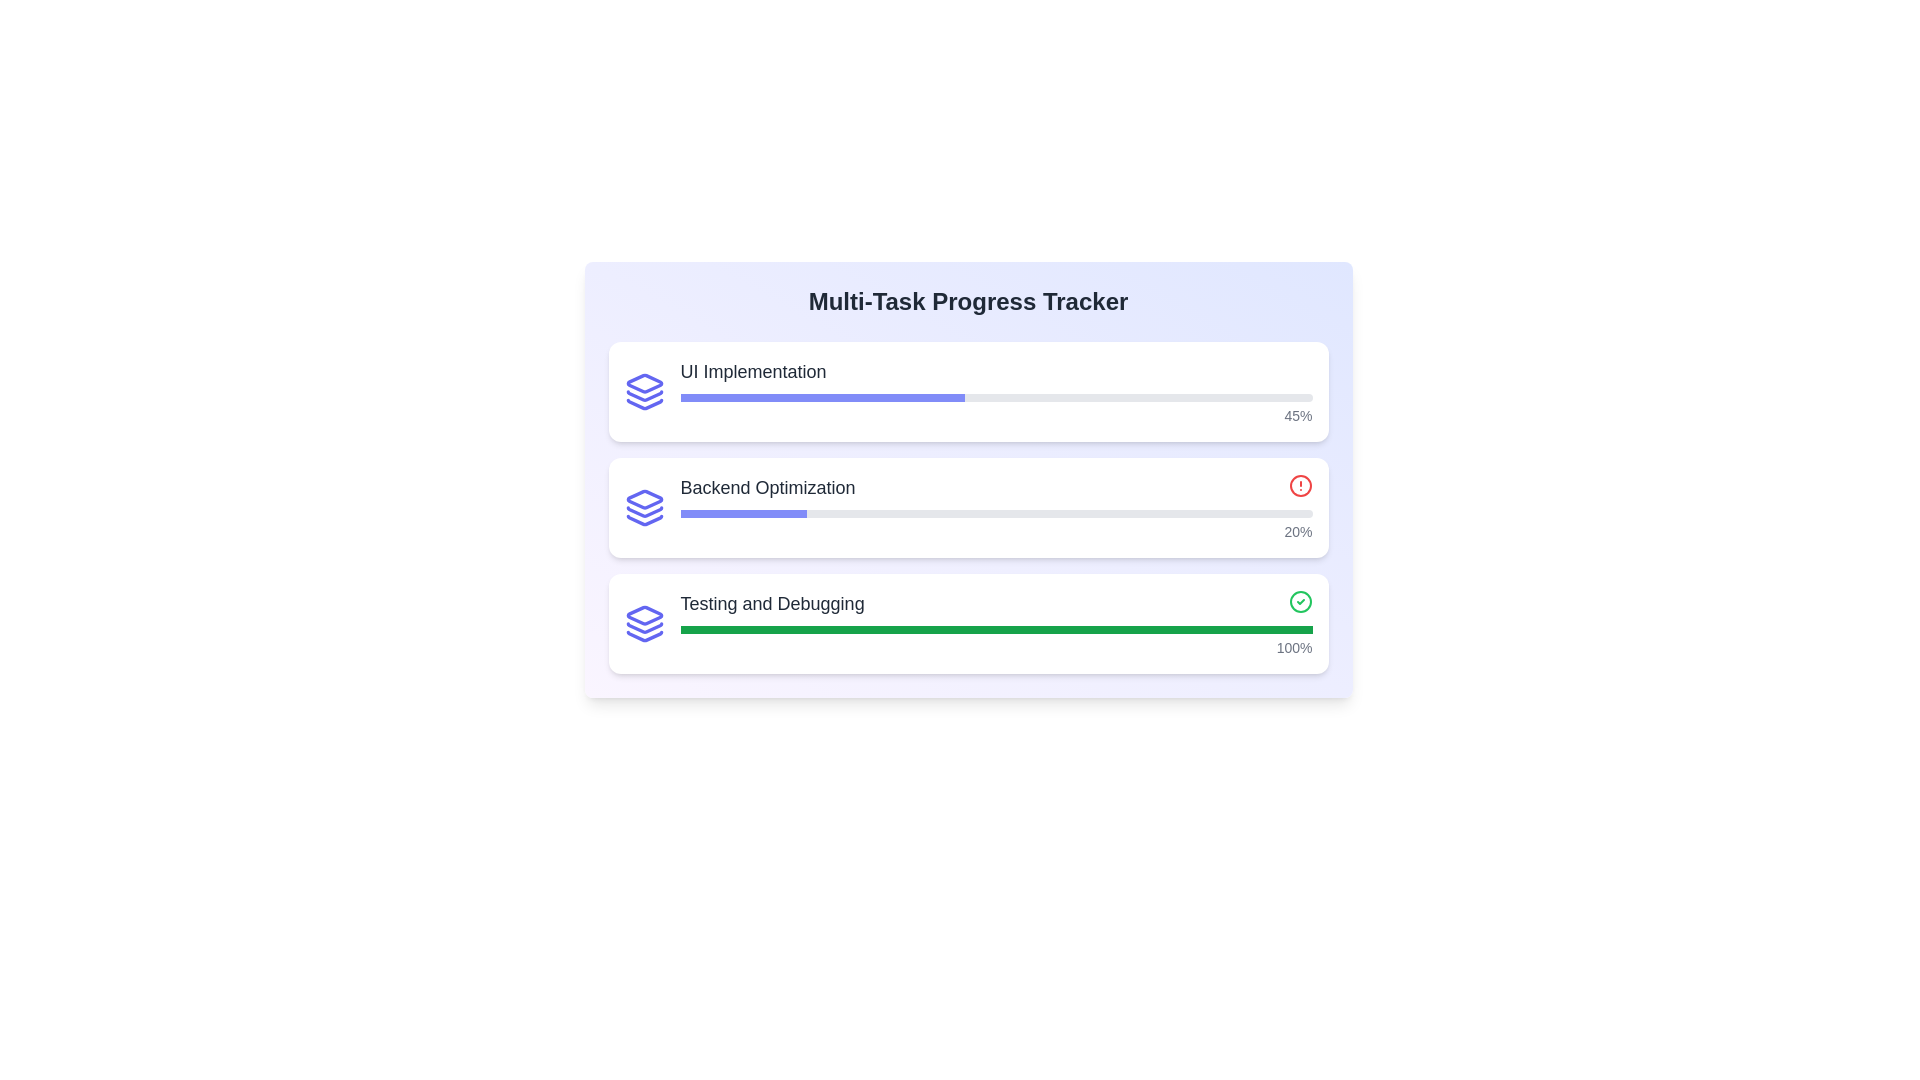 Image resolution: width=1920 pixels, height=1080 pixels. I want to click on the central Progress Card displaying 'Backend Optimization' at 20% completion, so click(968, 479).